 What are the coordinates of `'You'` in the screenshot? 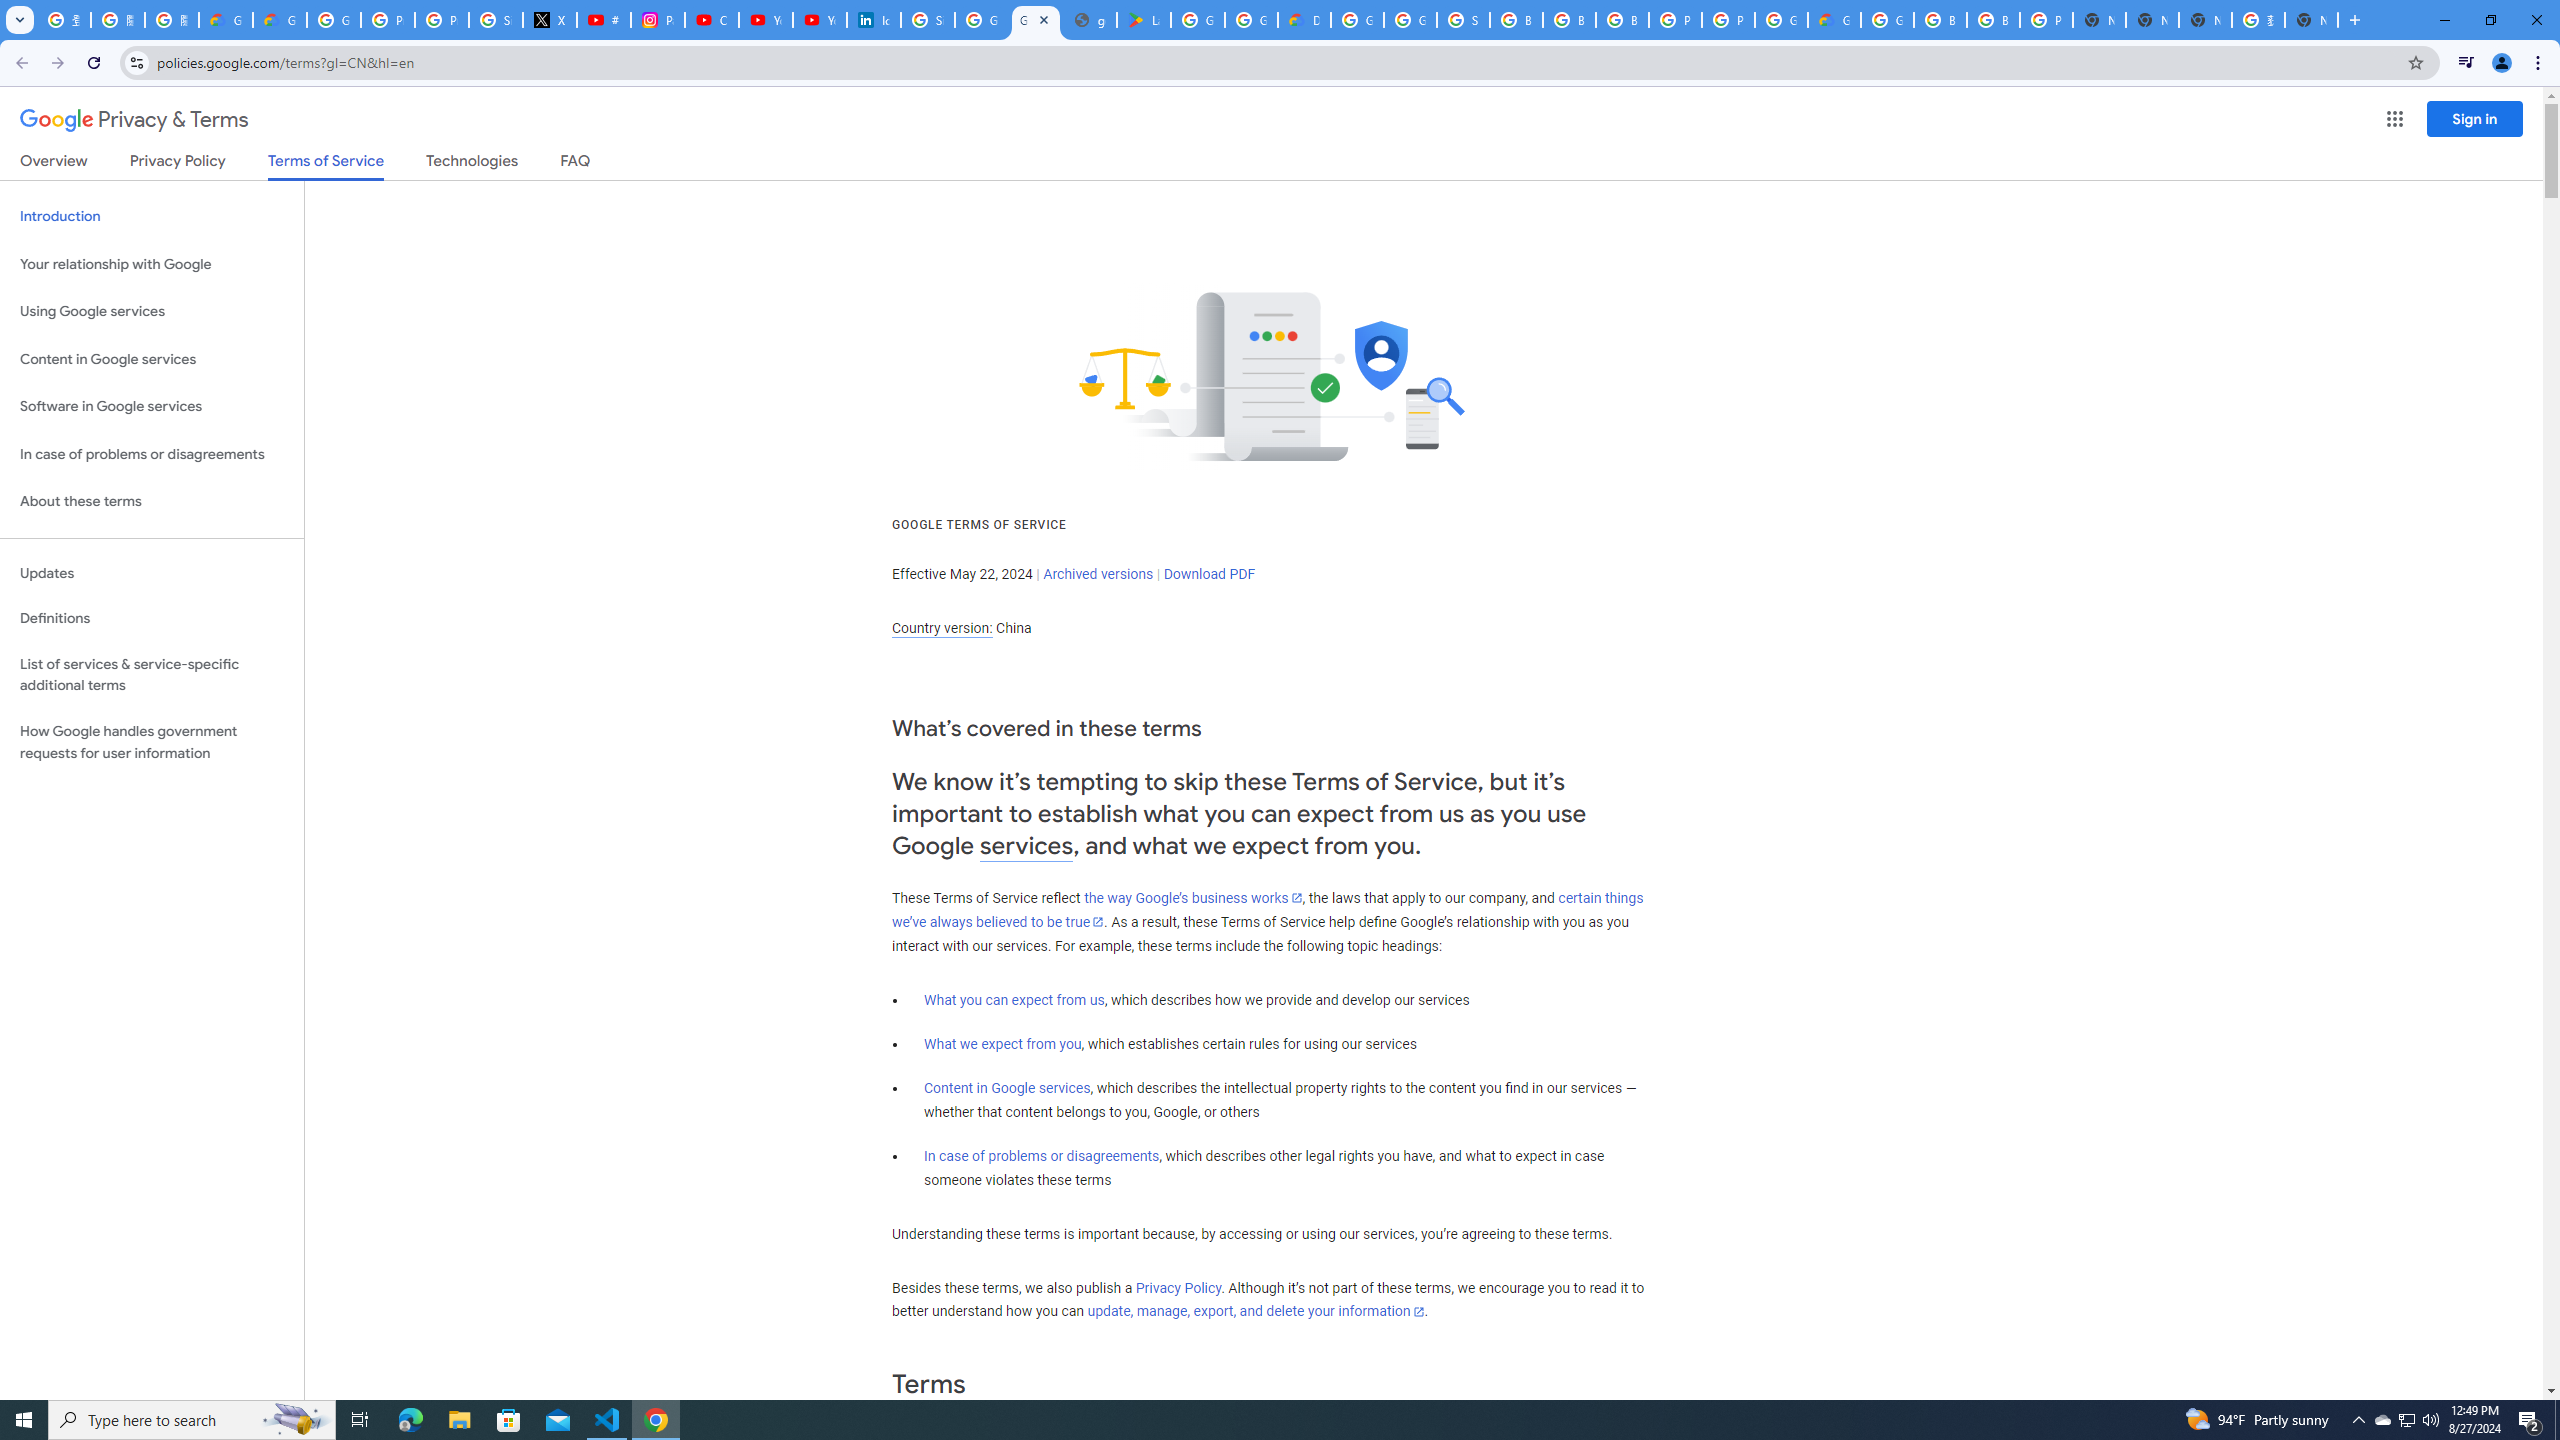 It's located at (2502, 62).